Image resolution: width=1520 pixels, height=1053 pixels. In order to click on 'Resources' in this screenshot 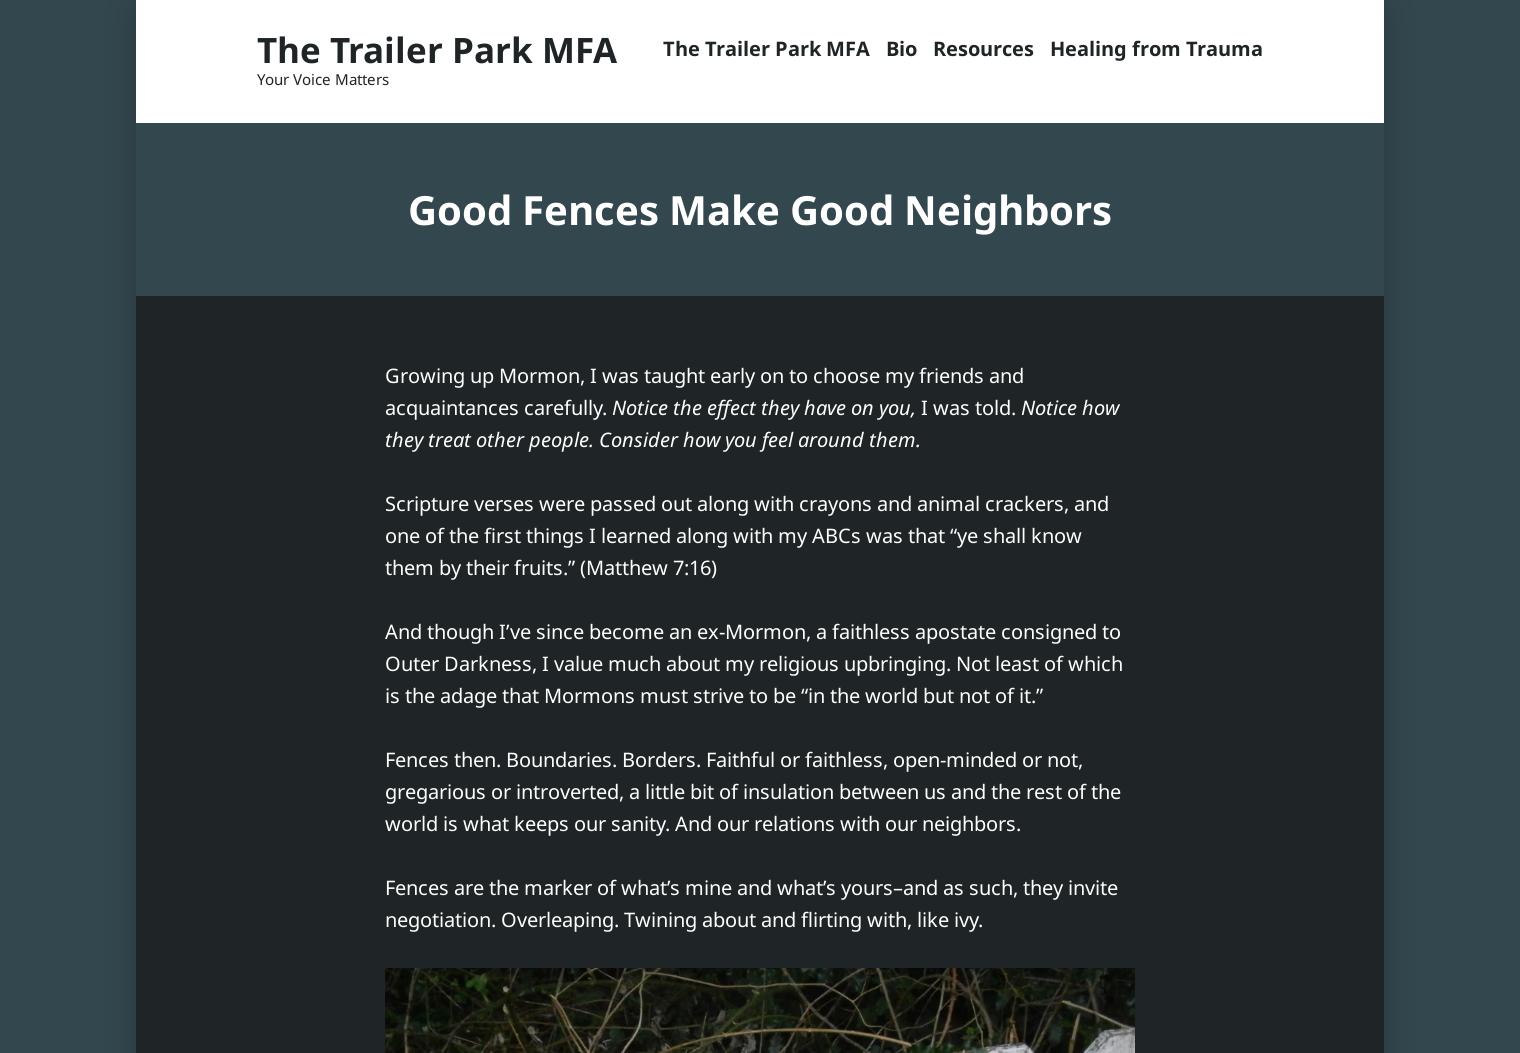, I will do `click(982, 48)`.